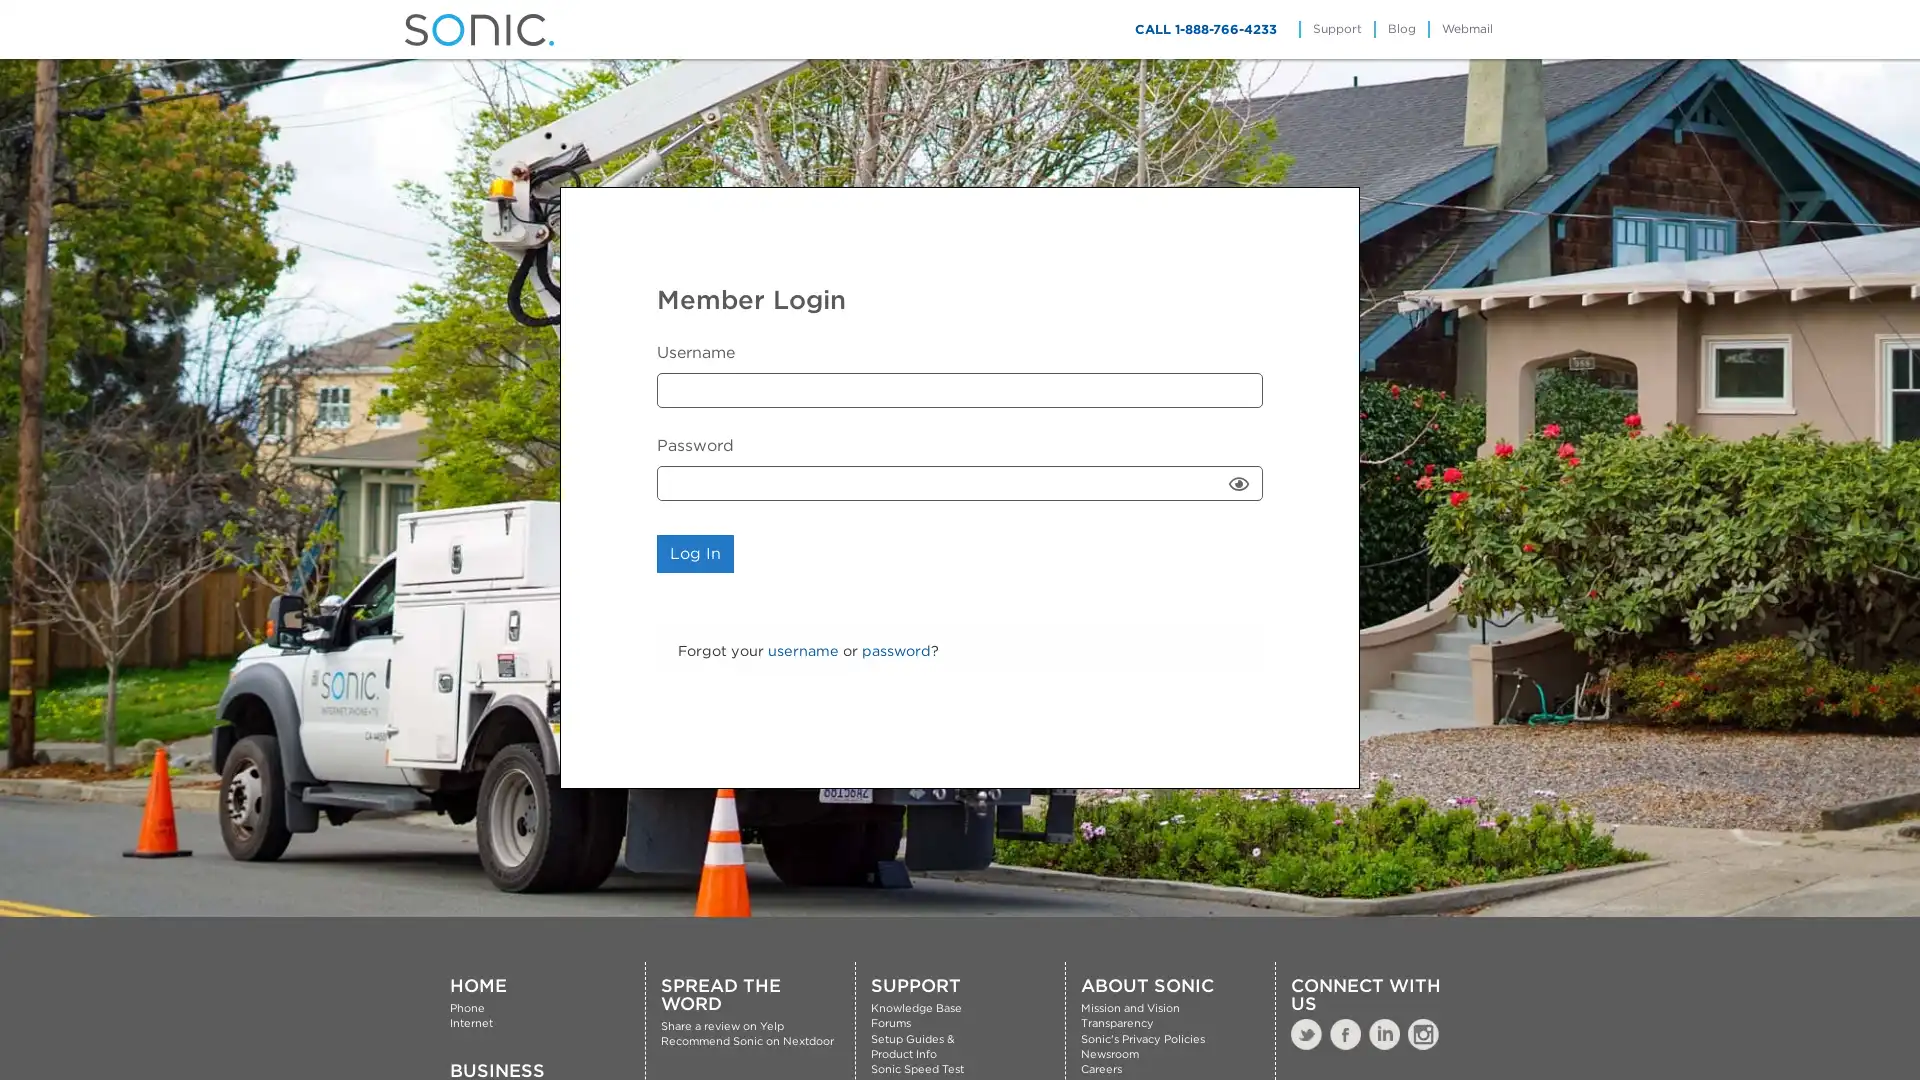 The height and width of the screenshot is (1080, 1920). I want to click on Show Password, so click(1238, 483).